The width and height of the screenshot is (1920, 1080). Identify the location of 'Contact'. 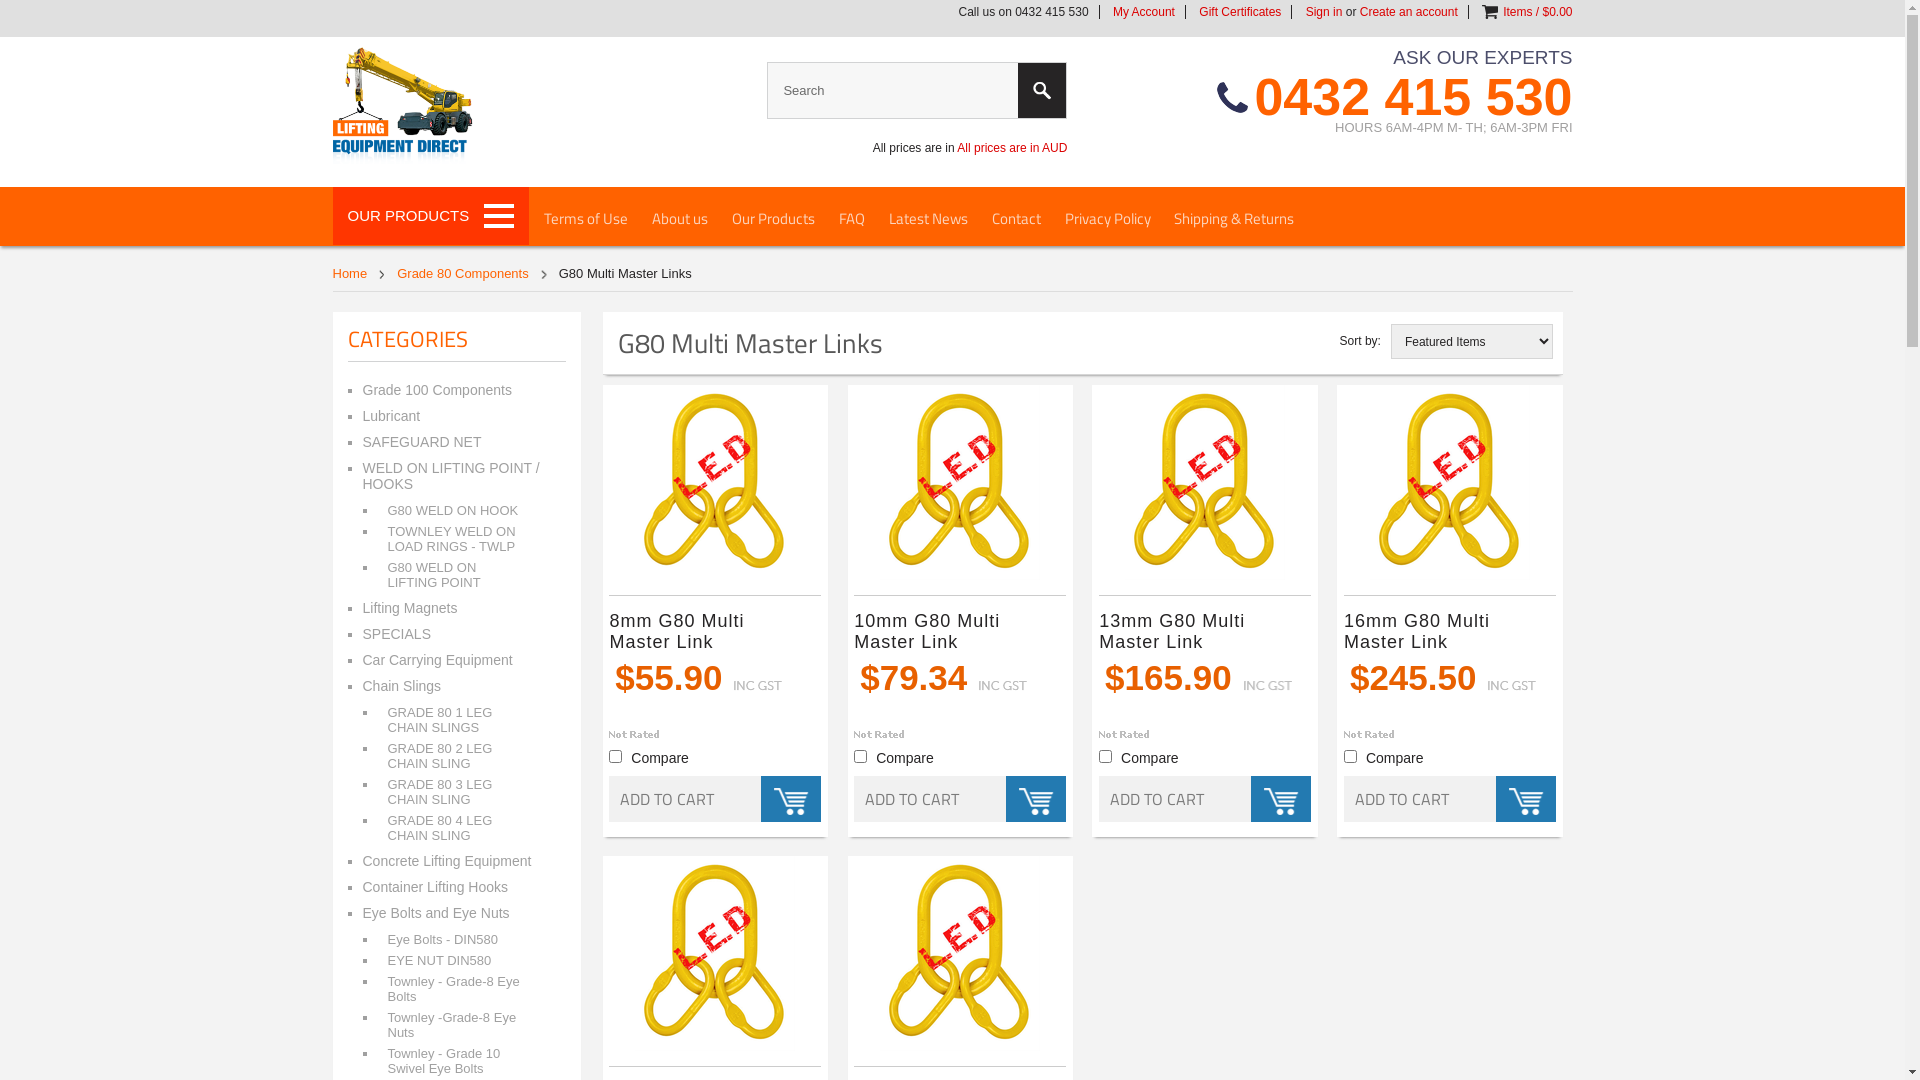
(1016, 218).